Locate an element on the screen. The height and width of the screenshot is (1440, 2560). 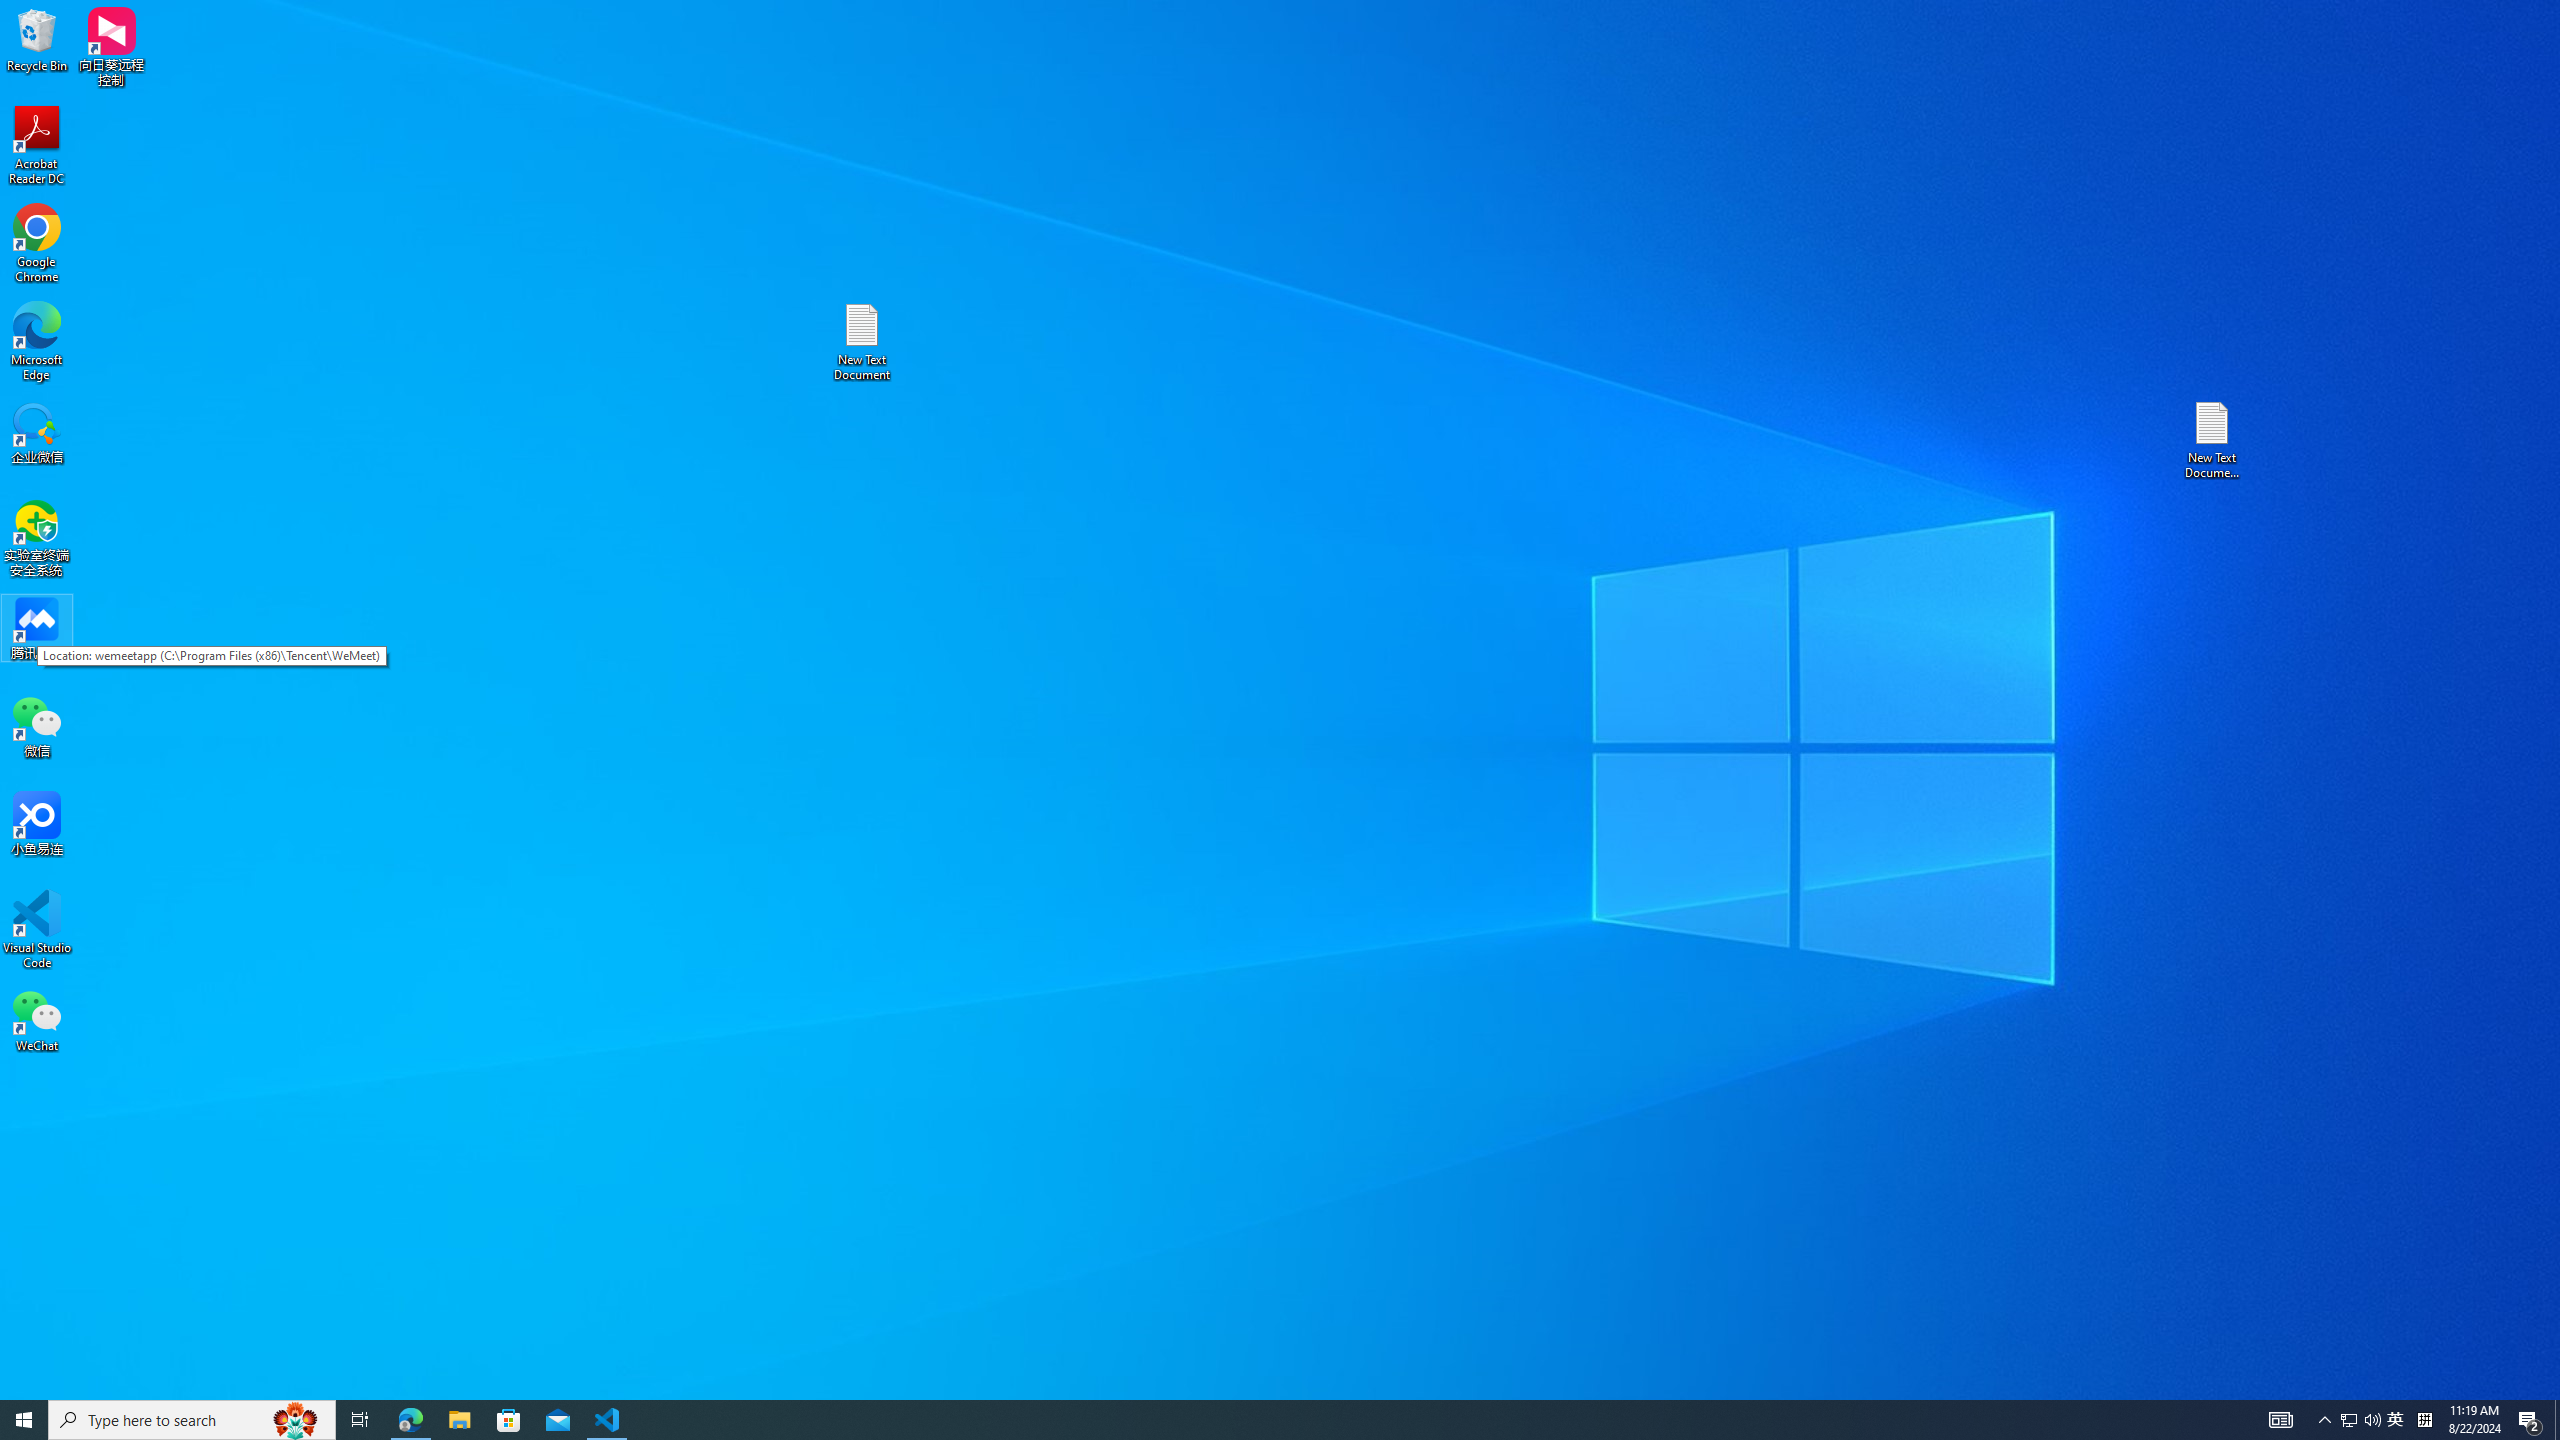
'Microsoft Edge' is located at coordinates (36, 341).